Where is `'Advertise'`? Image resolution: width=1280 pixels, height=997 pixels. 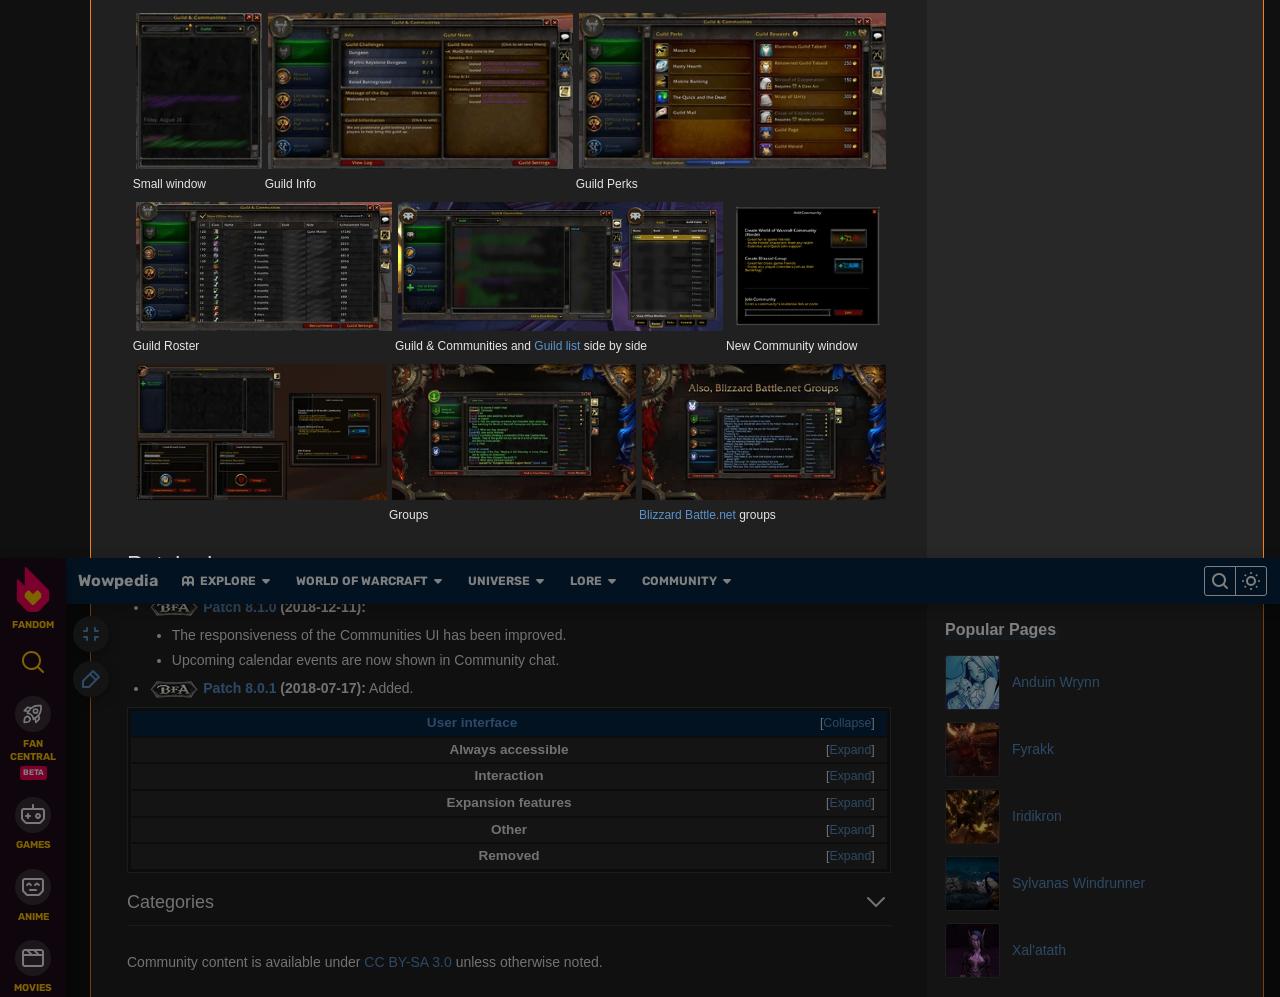 'Advertise' is located at coordinates (717, 217).